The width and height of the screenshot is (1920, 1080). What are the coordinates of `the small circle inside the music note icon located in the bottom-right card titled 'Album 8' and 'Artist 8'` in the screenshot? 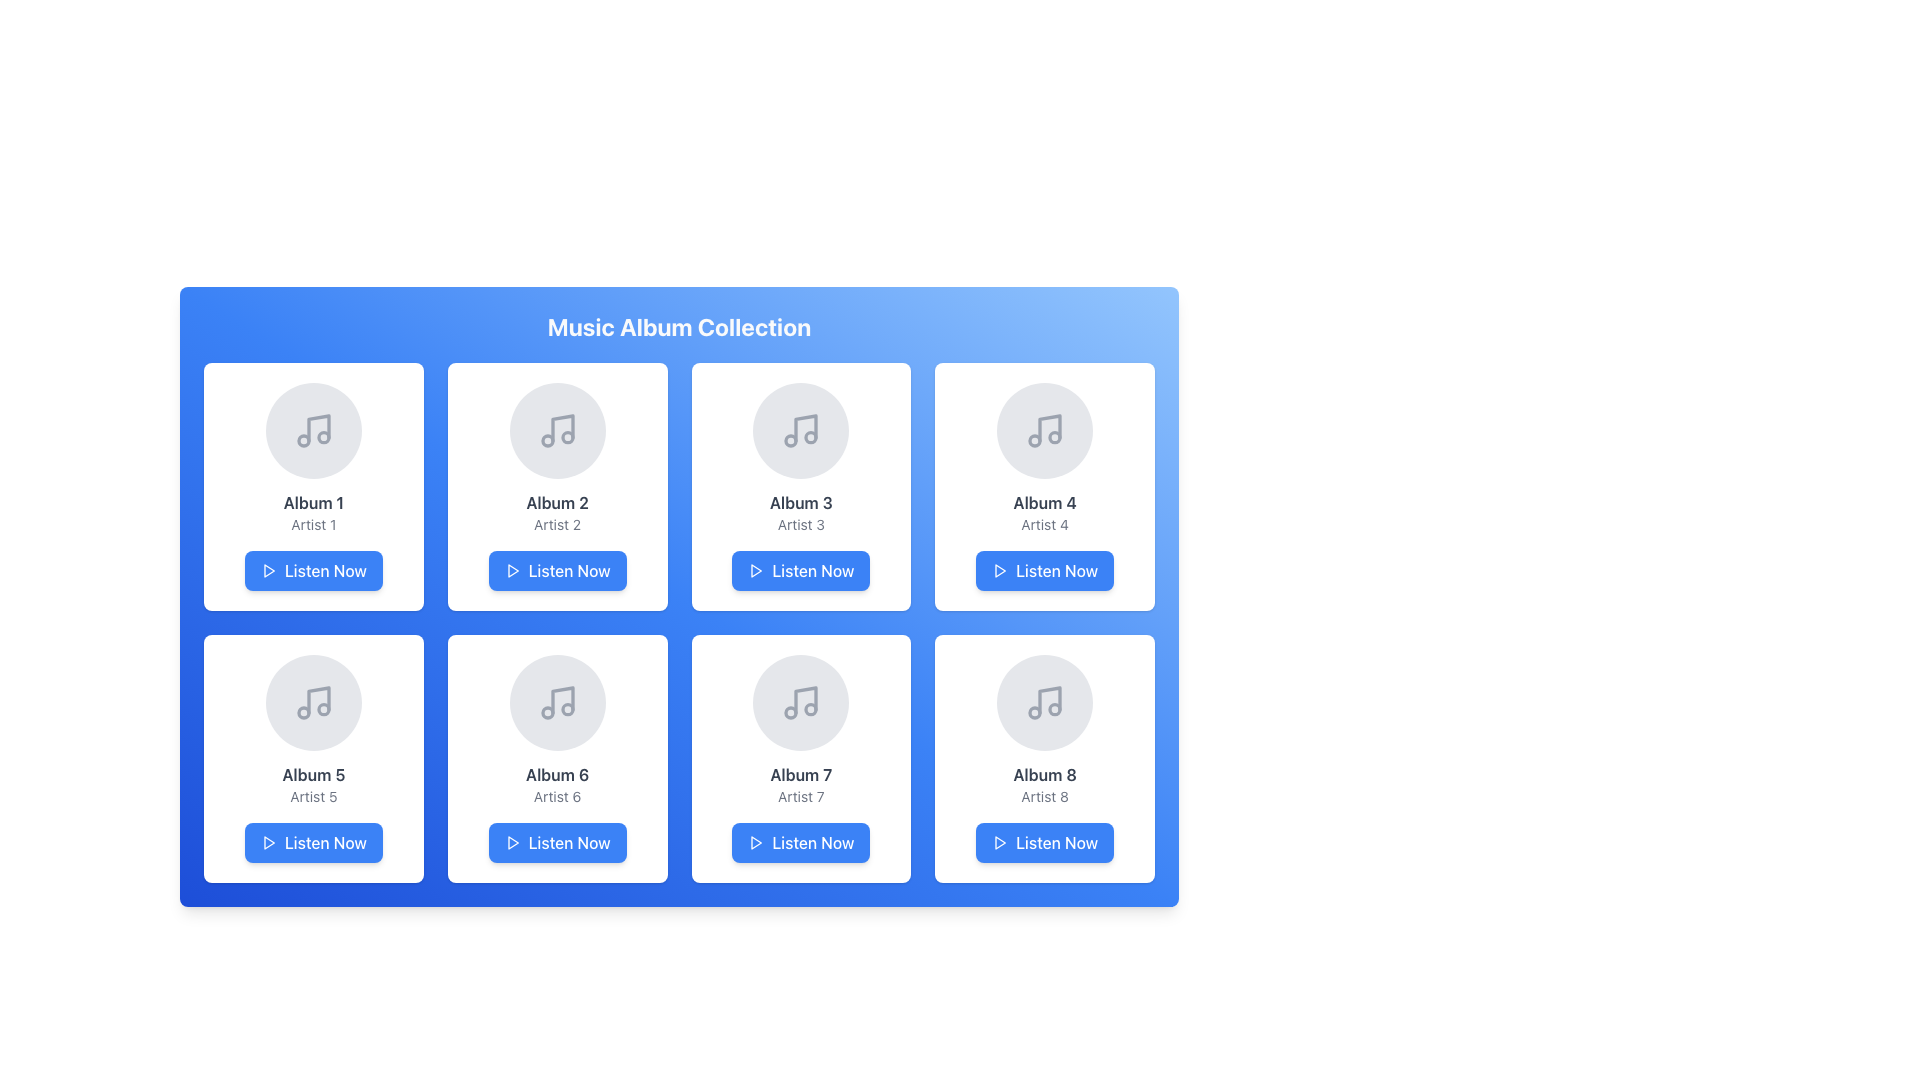 It's located at (1035, 712).